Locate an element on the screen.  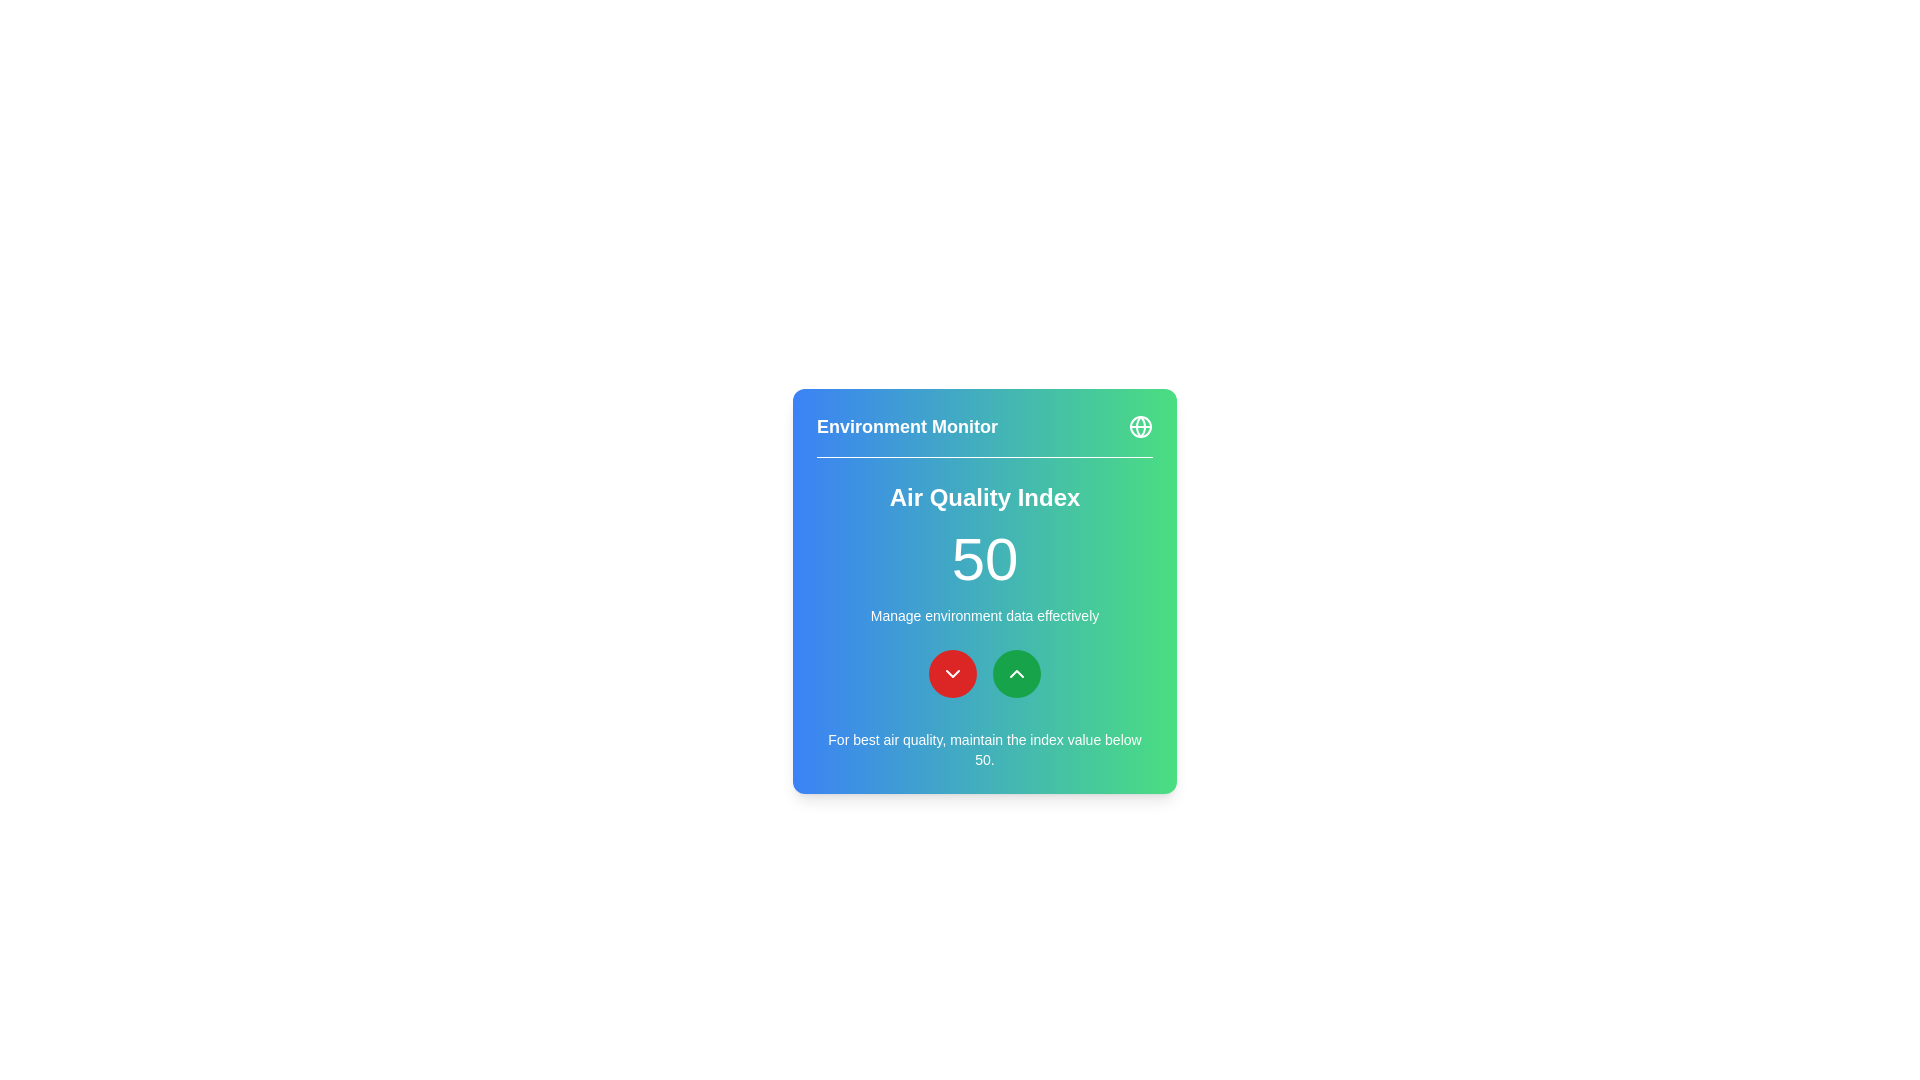
the downward-pointing chevron icon within the bold red circular button located at the bottom-left of the card component is located at coordinates (952, 674).